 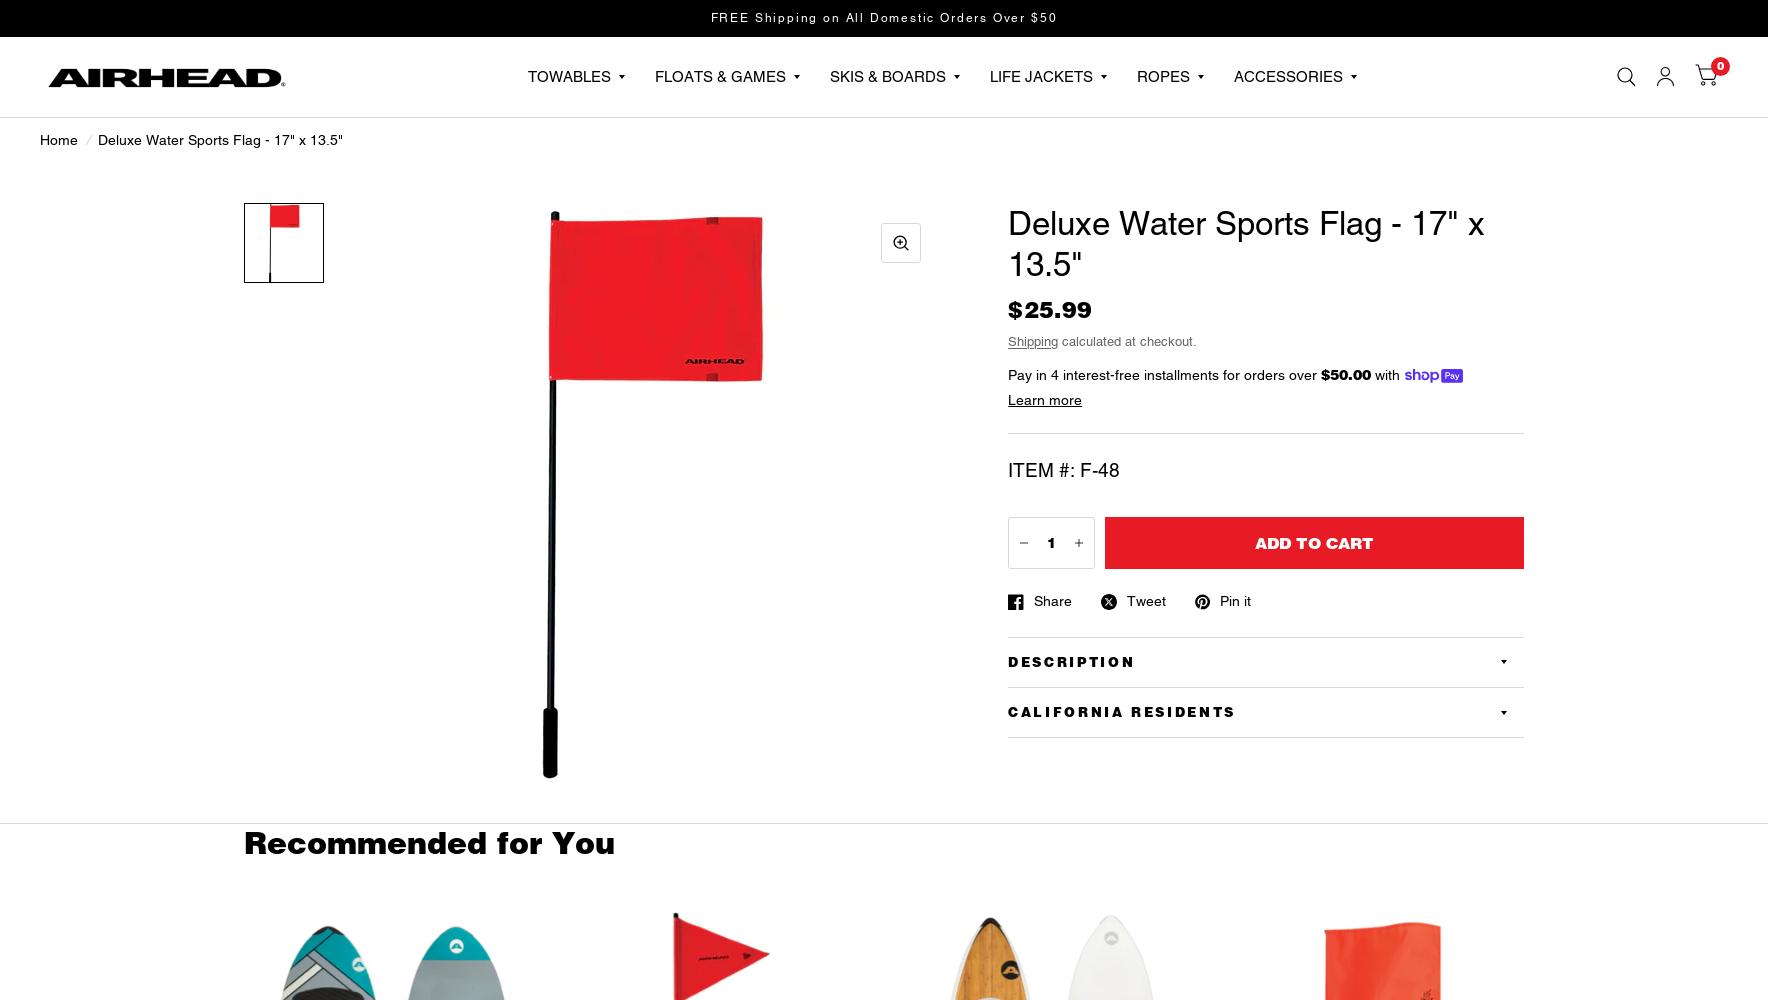 What do you see at coordinates (871, 162) in the screenshot?
I see `'RIVER TUBES & FLOATS'` at bounding box center [871, 162].